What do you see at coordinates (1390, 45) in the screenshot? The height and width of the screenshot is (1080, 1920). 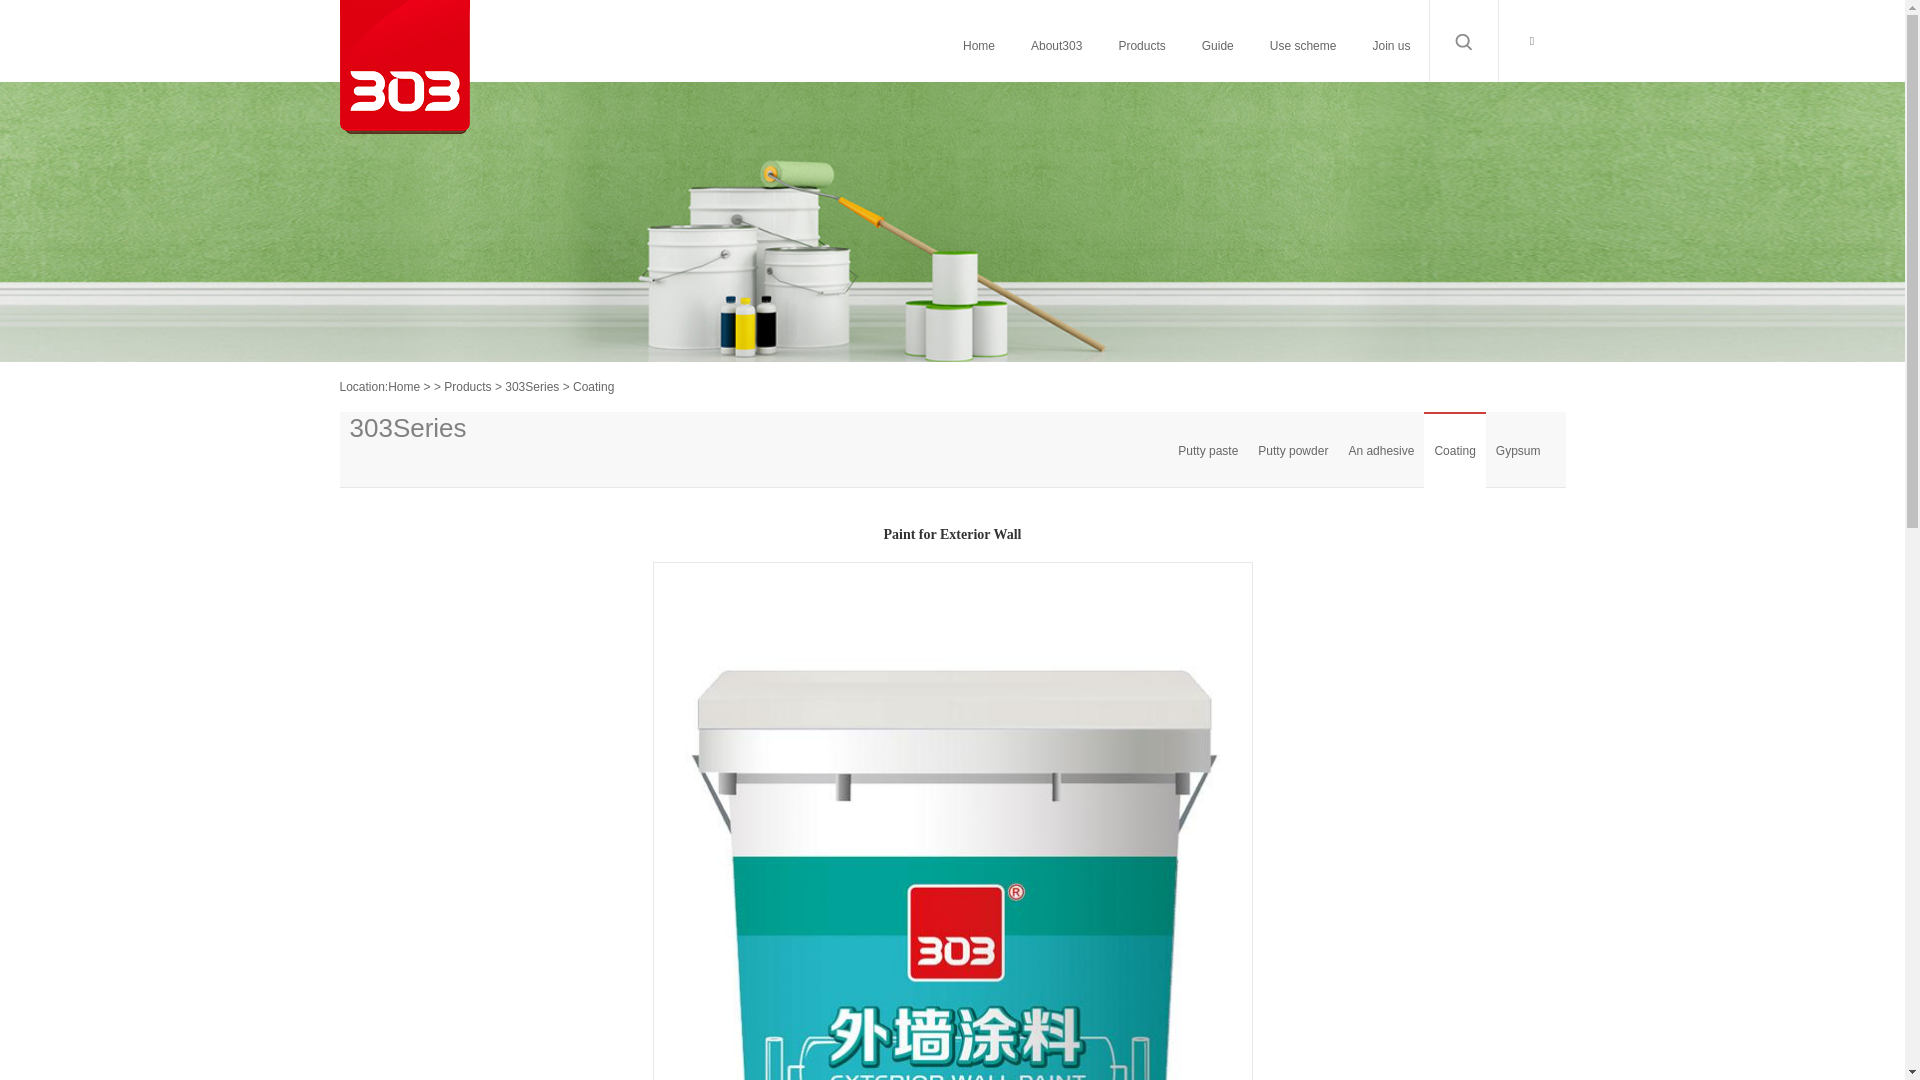 I see `'Join us'` at bounding box center [1390, 45].